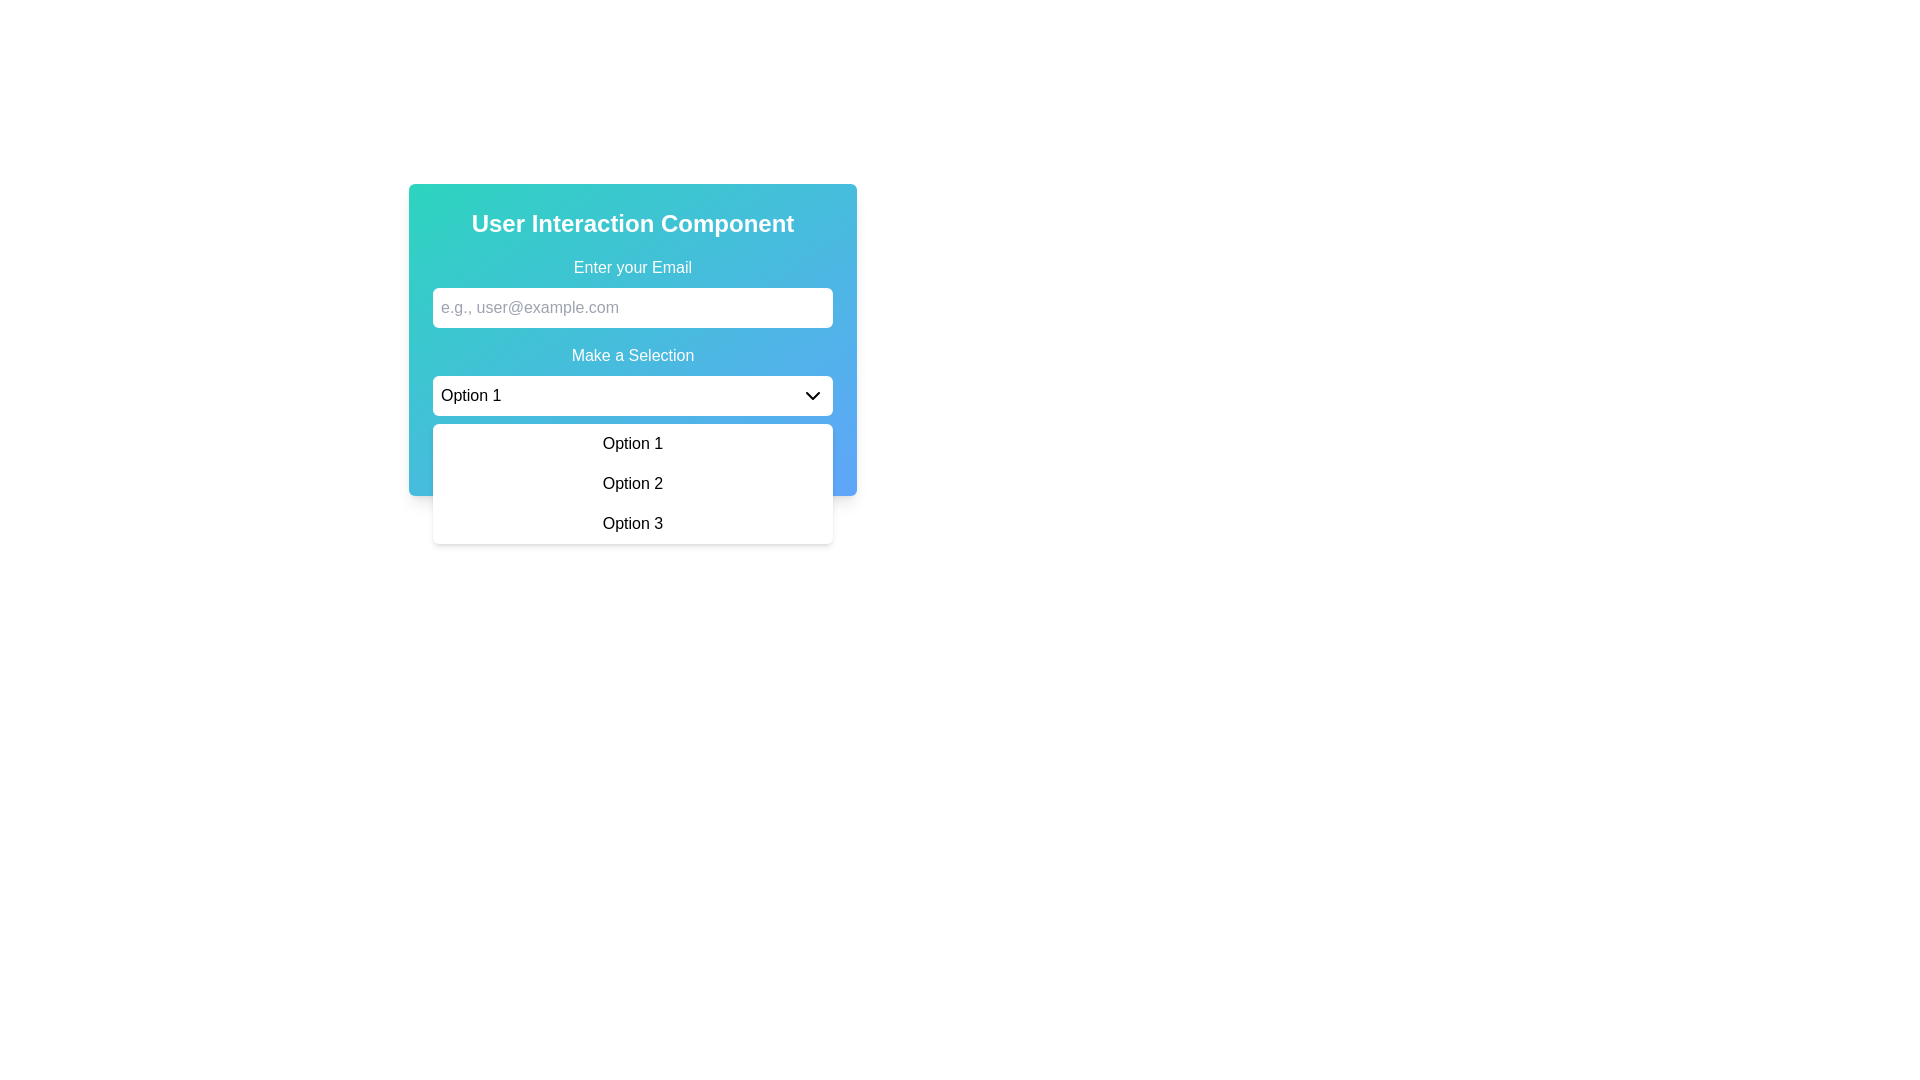 The width and height of the screenshot is (1920, 1080). Describe the element at coordinates (812, 396) in the screenshot. I see `the chevron icon at the far-right end of the horizontal bar labeled 'Option 1'` at that location.